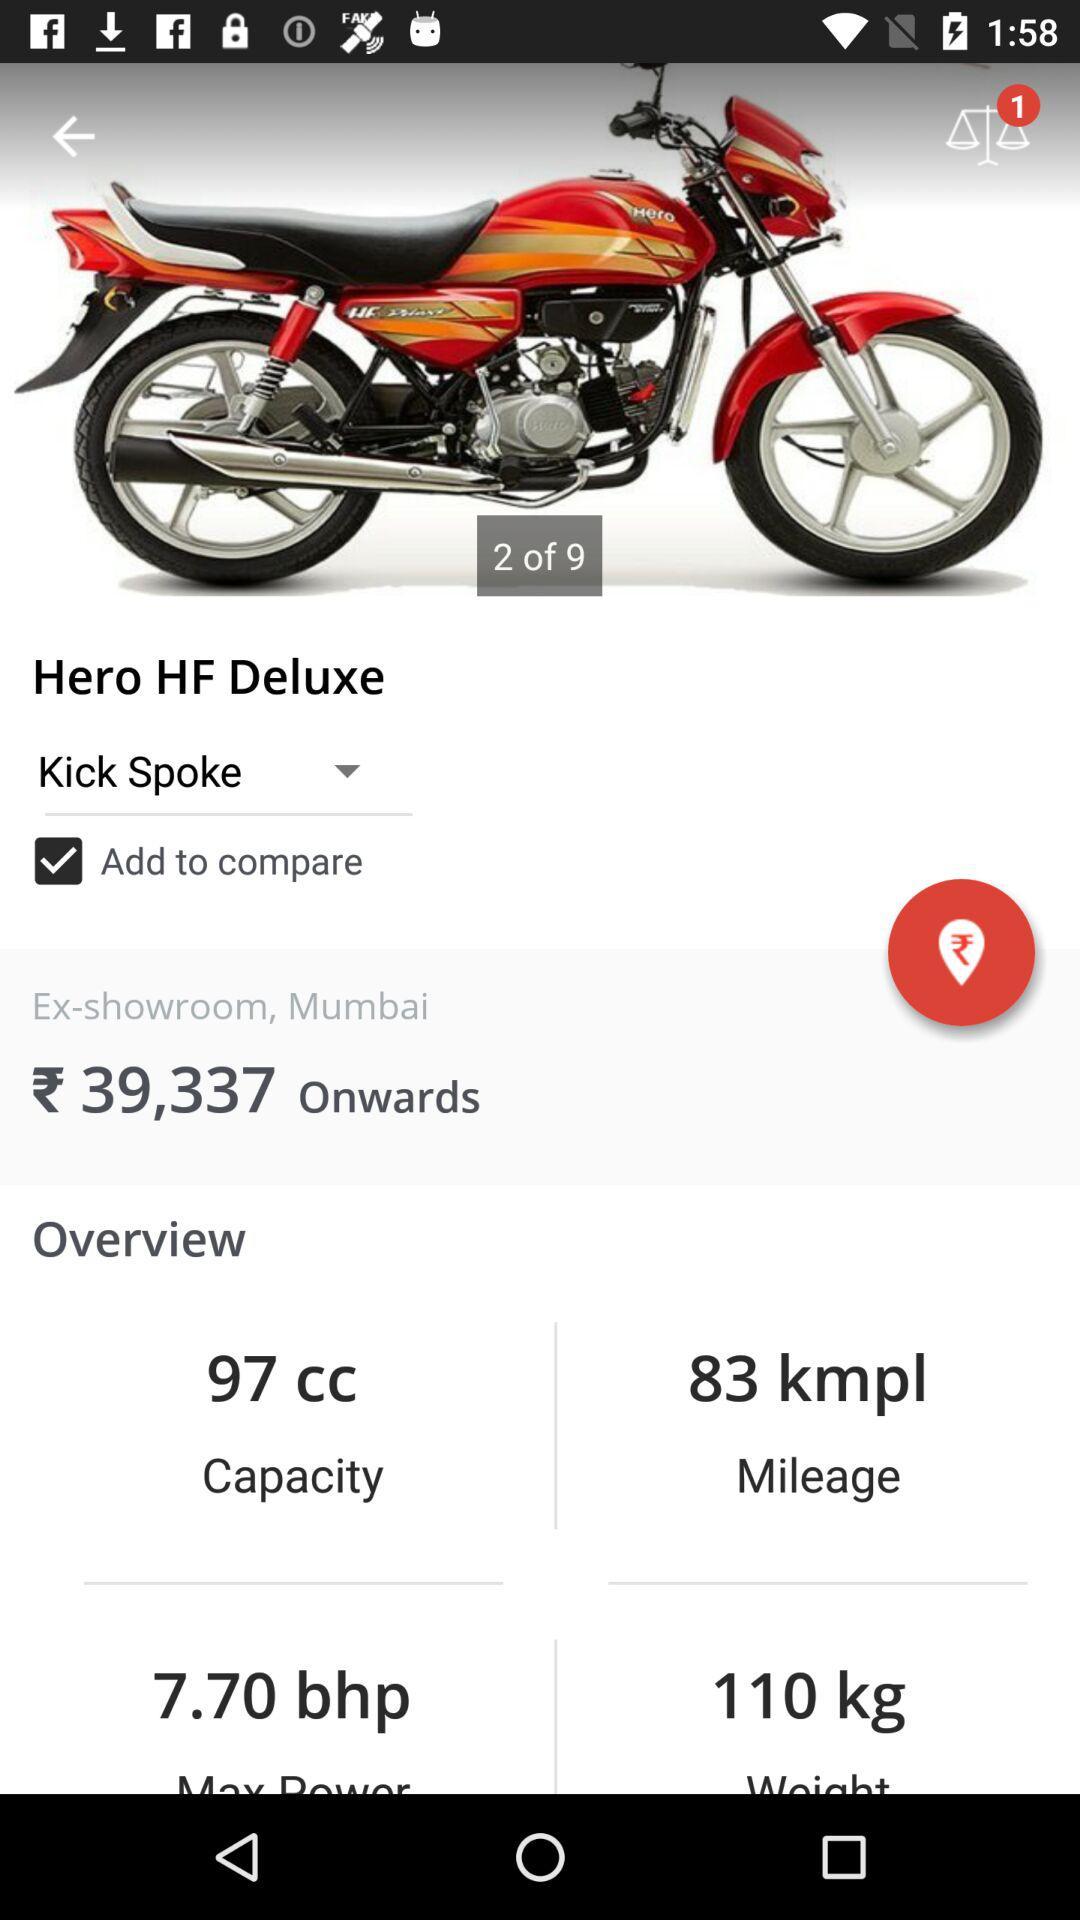 The height and width of the screenshot is (1920, 1080). What do you see at coordinates (540, 329) in the screenshot?
I see `enlarge displayed image` at bounding box center [540, 329].